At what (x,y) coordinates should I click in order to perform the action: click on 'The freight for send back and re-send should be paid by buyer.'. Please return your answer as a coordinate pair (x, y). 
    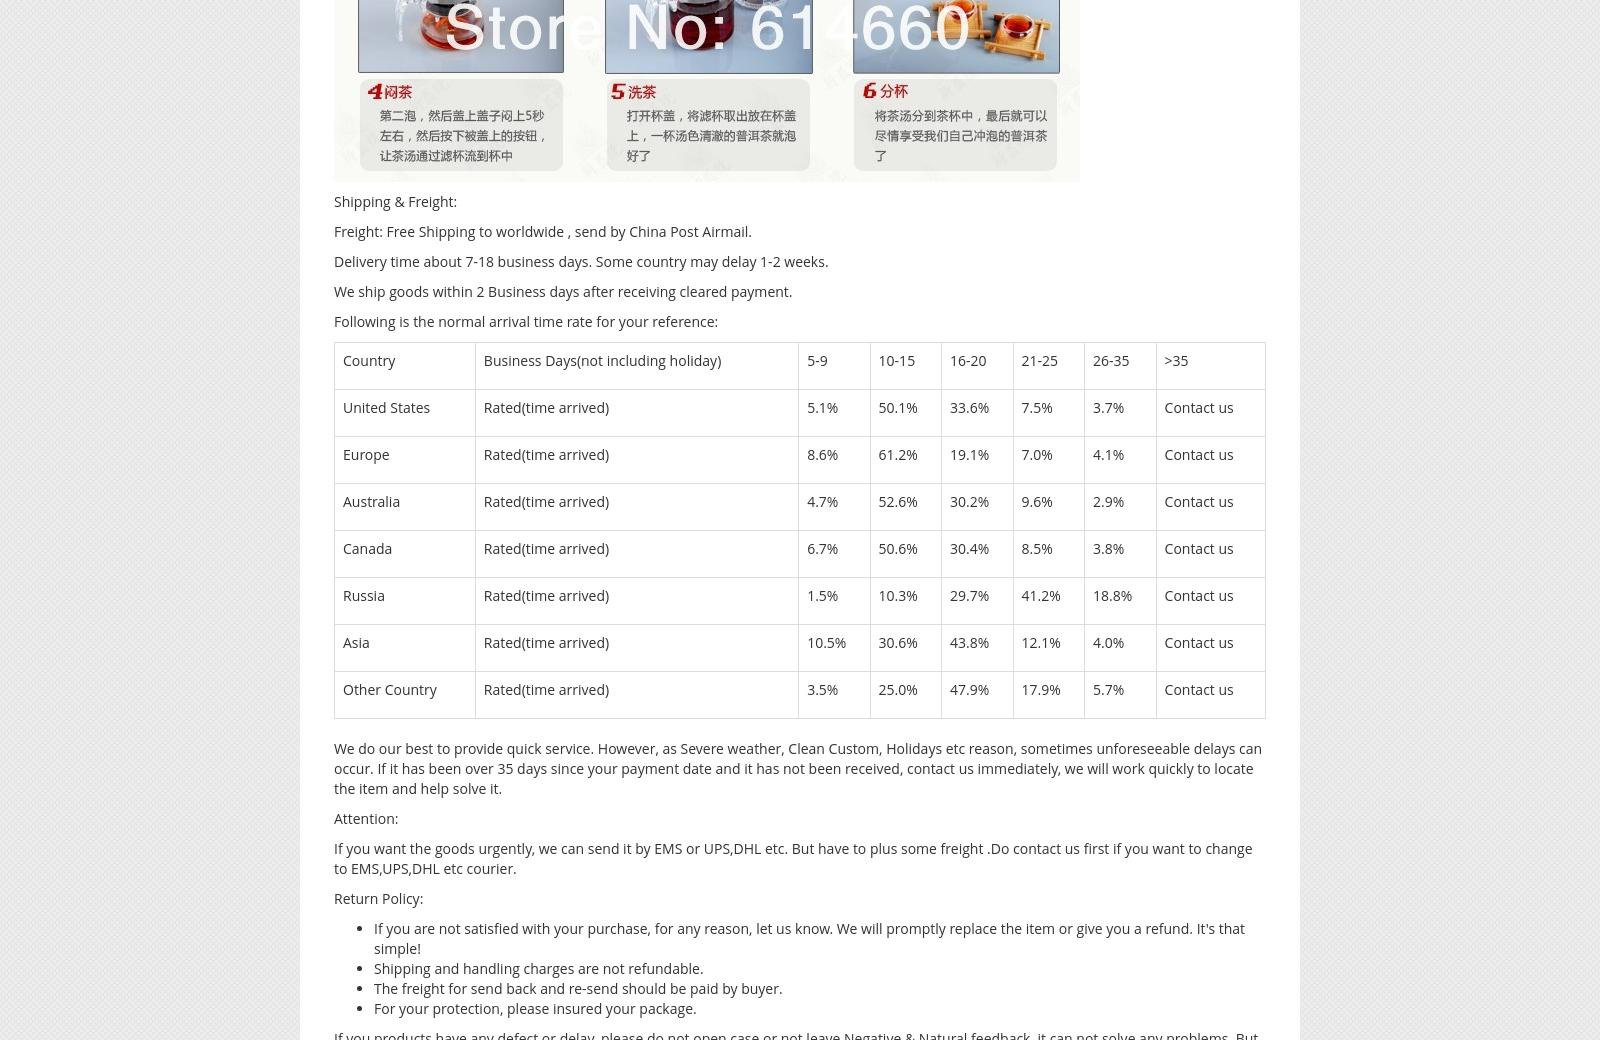
    Looking at the image, I should click on (374, 987).